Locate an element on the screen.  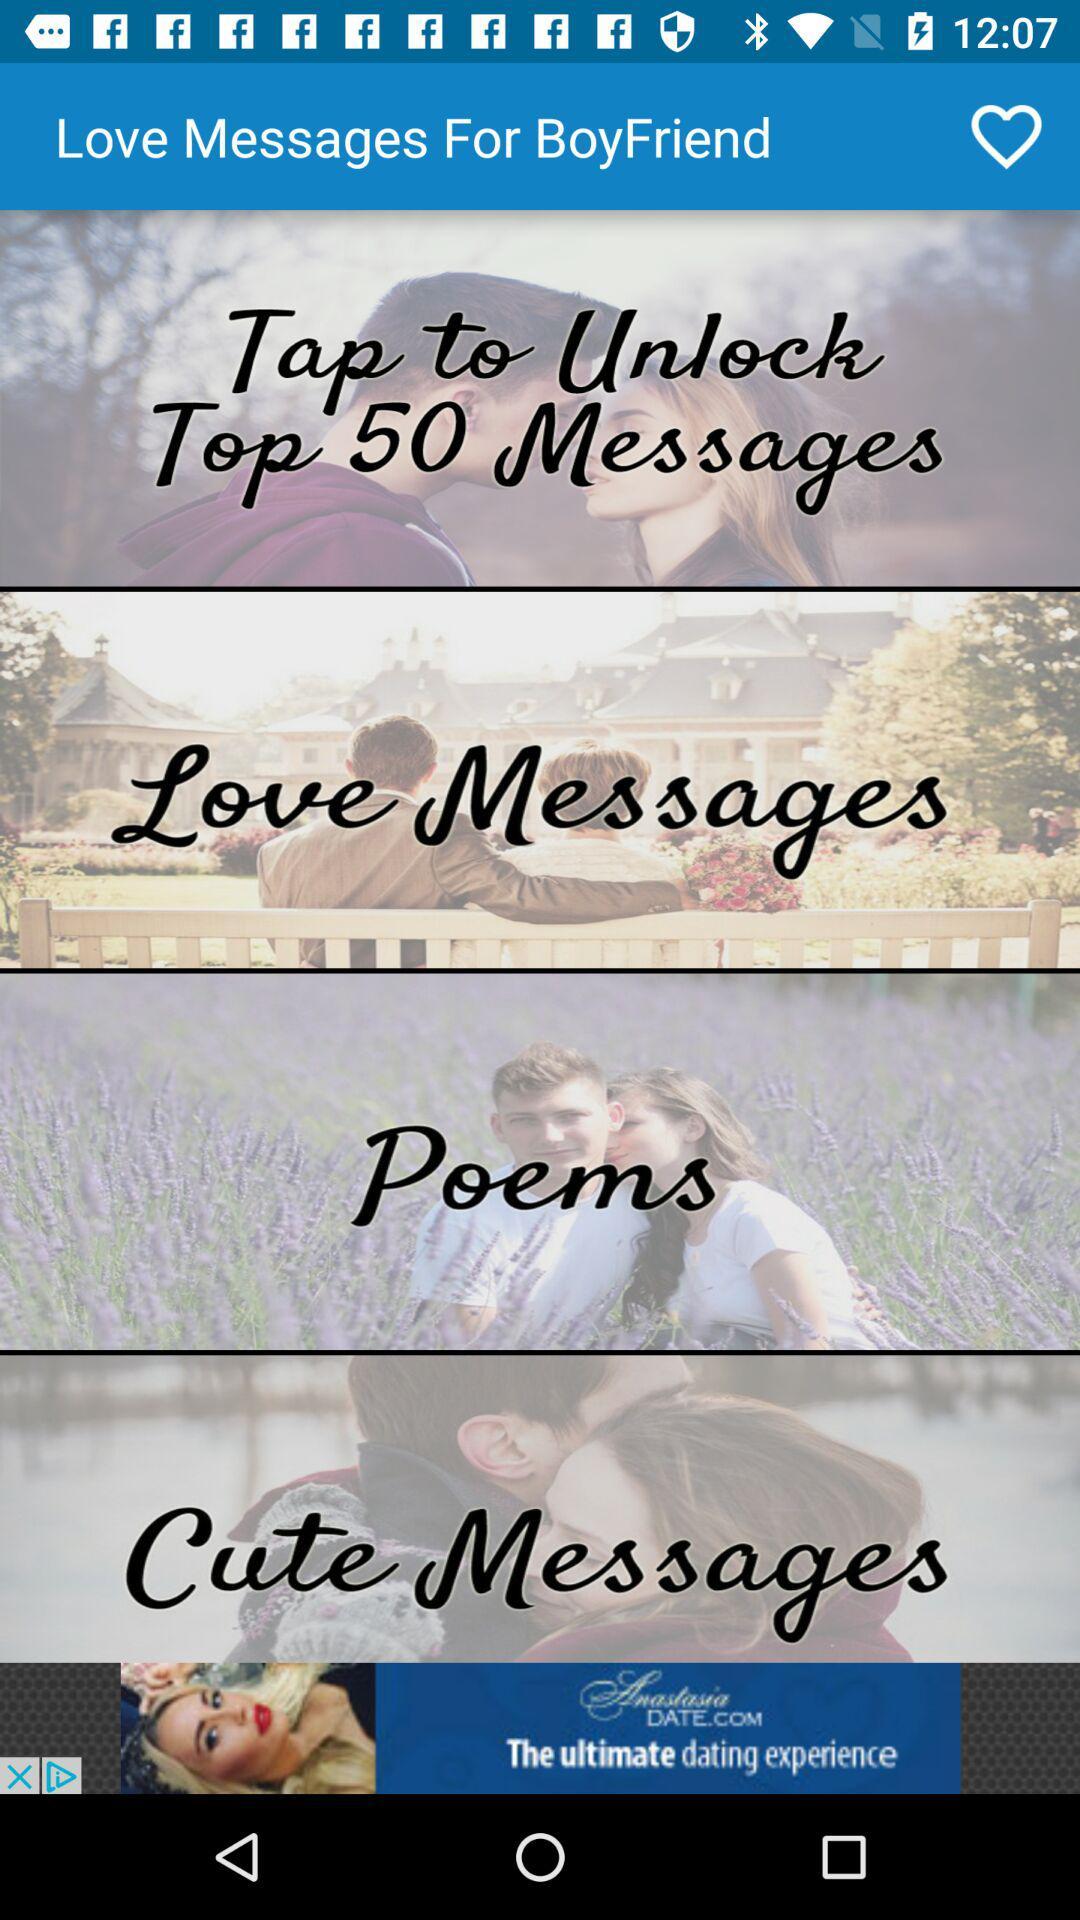
love messages button is located at coordinates (540, 778).